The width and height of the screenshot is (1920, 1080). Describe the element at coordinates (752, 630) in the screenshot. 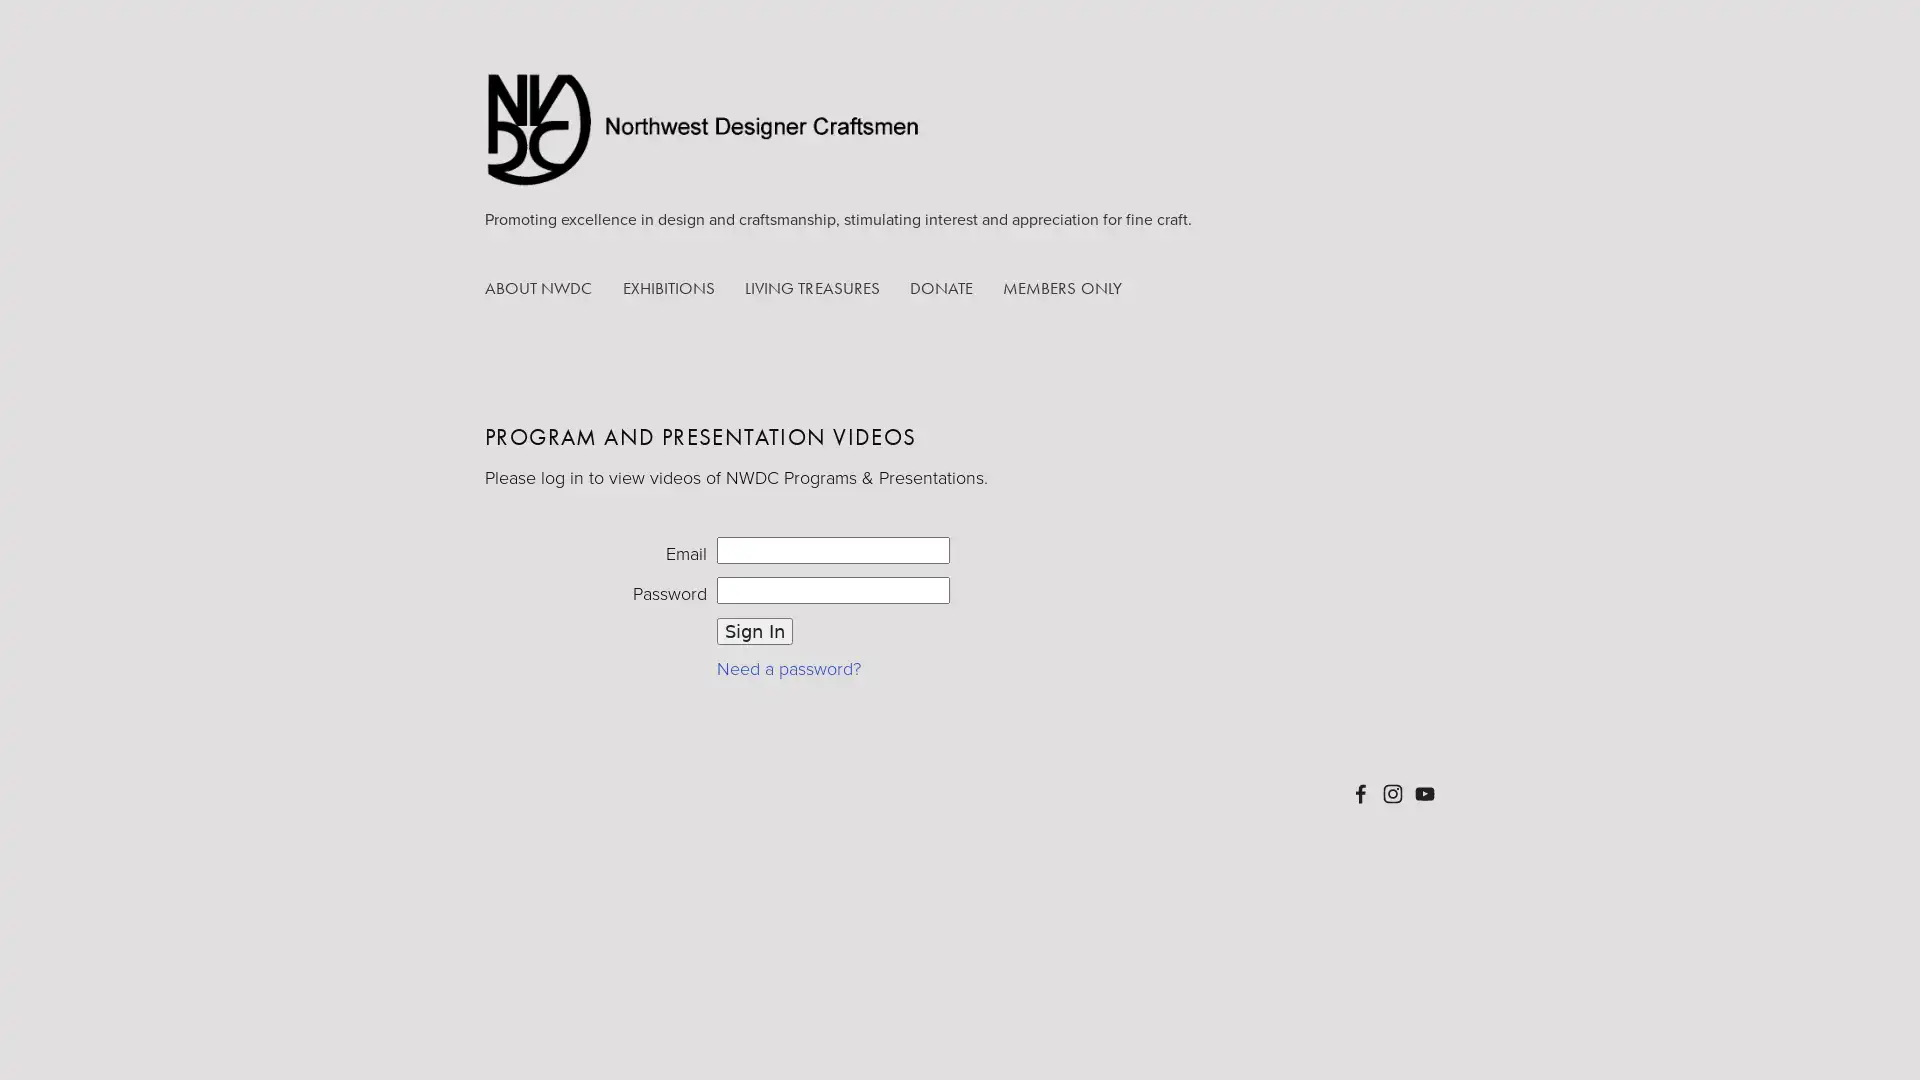

I see `Sign In` at that location.